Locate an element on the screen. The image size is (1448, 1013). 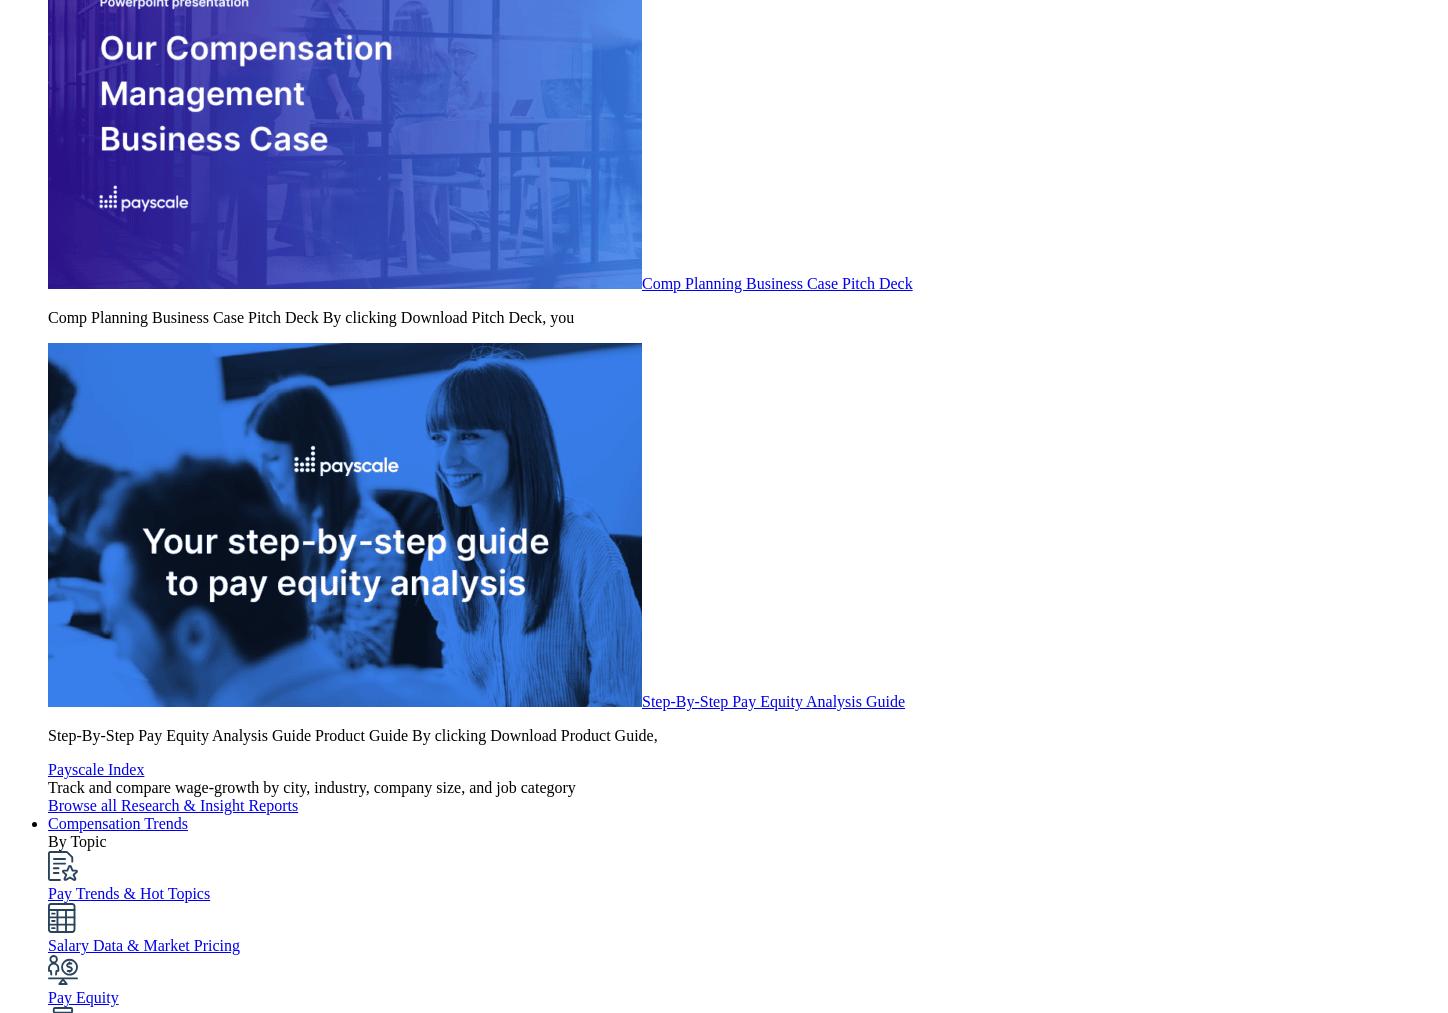
'By Topic' is located at coordinates (77, 840).